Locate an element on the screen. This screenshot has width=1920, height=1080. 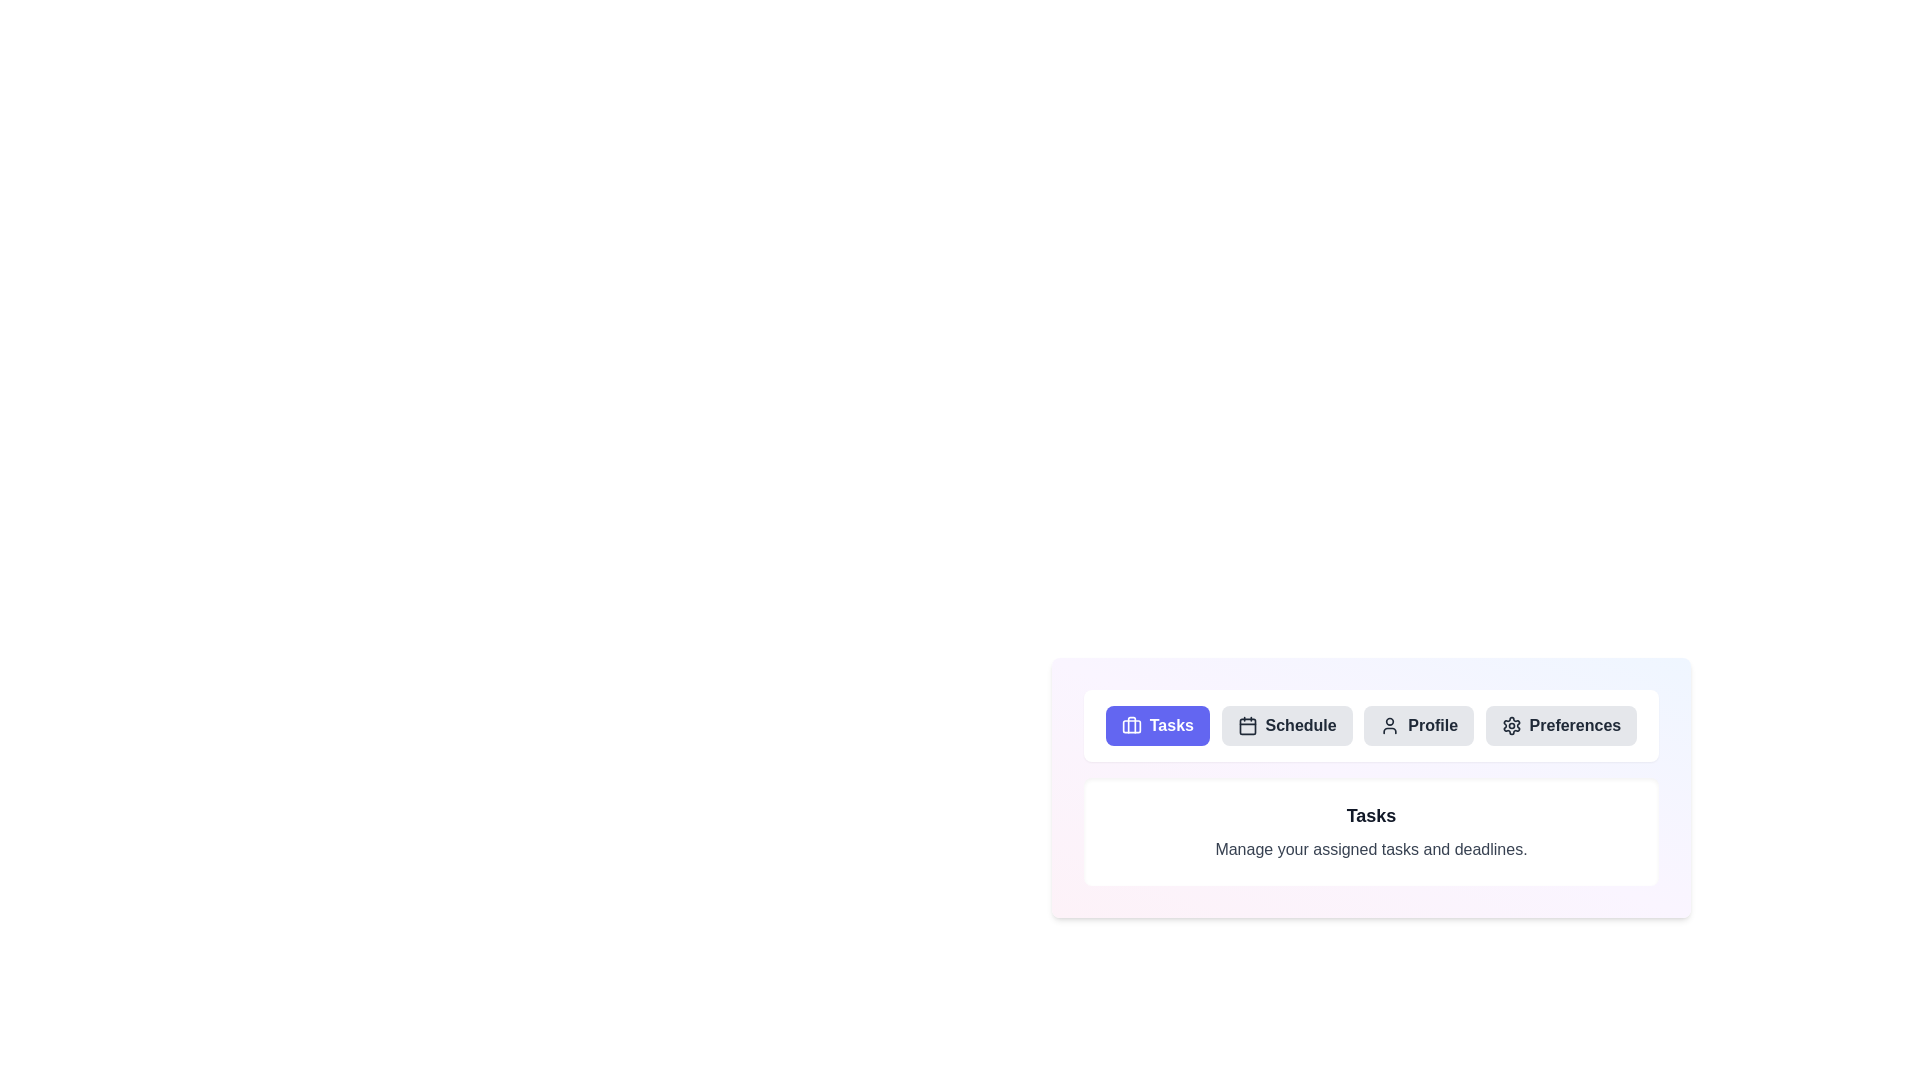
the Profile tab is located at coordinates (1418, 725).